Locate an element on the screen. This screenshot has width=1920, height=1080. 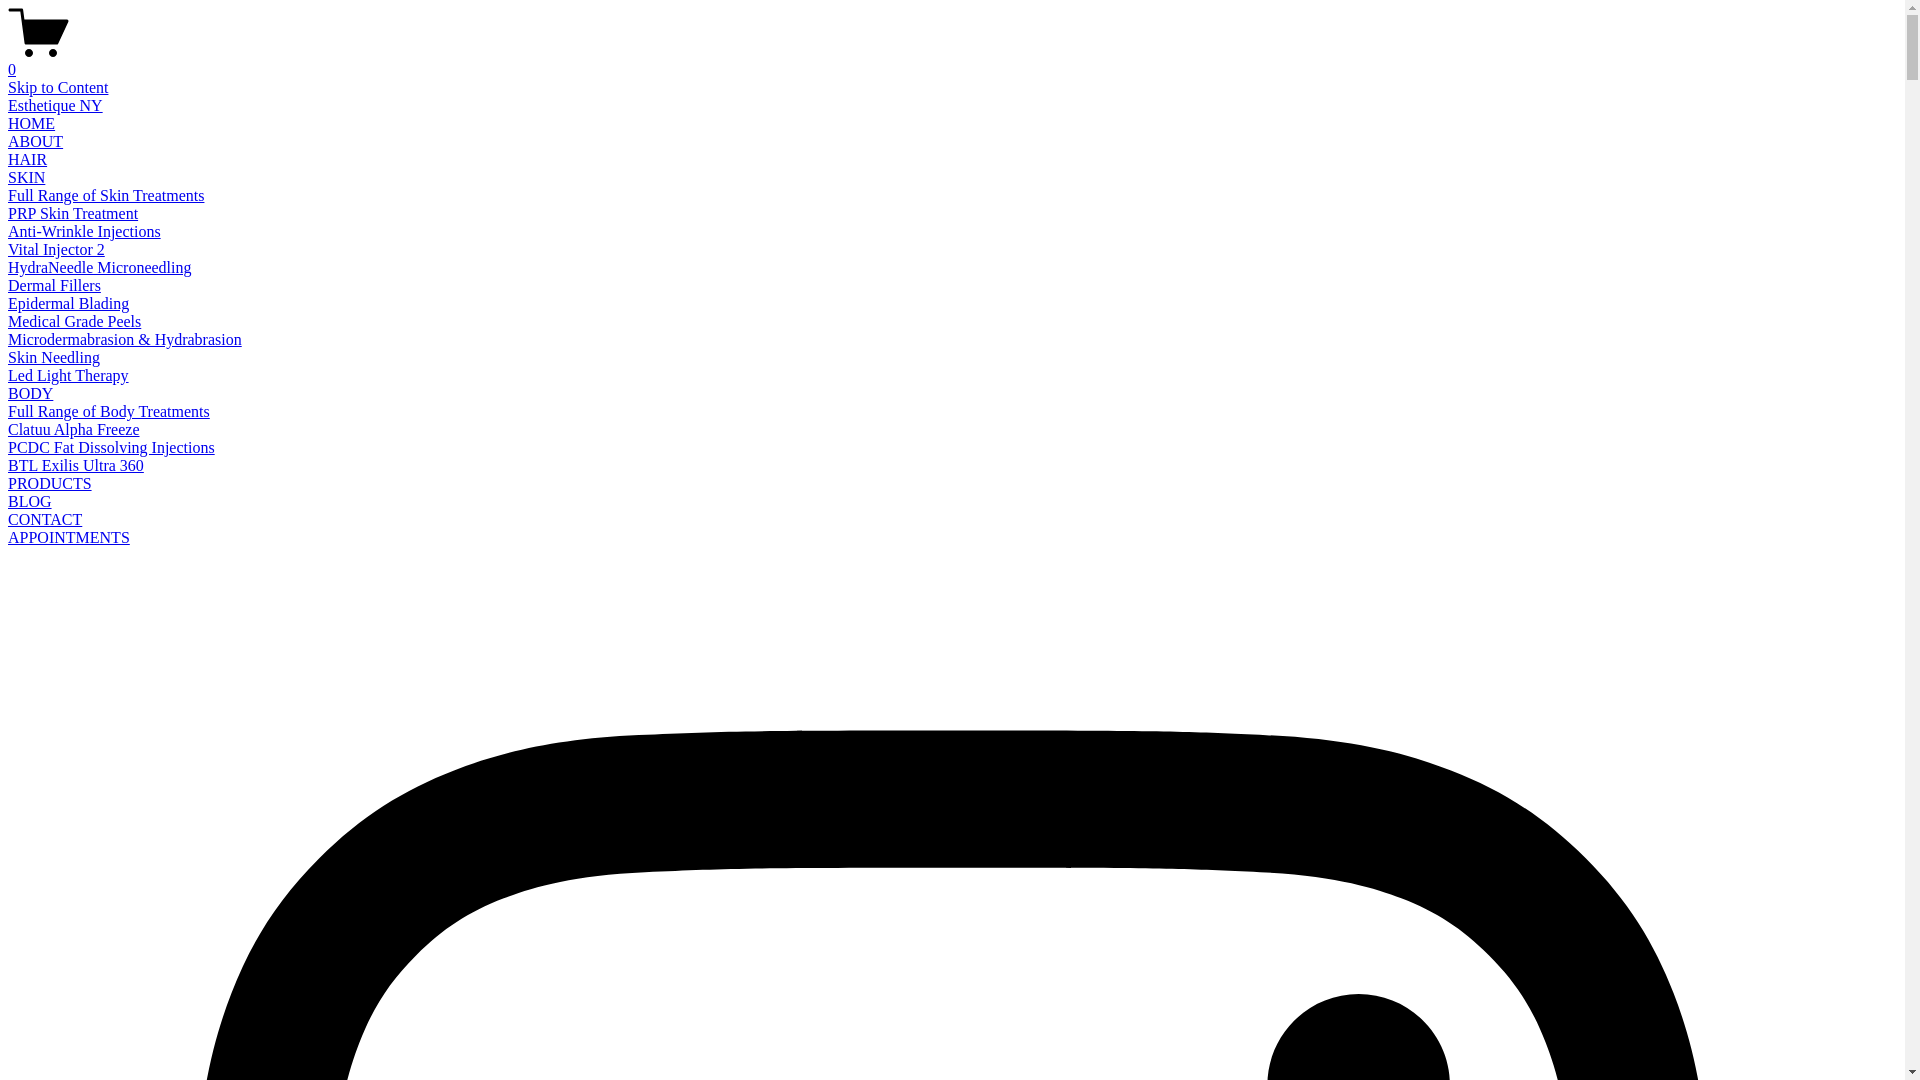
'Full Range of Body Treatments' is located at coordinates (108, 410).